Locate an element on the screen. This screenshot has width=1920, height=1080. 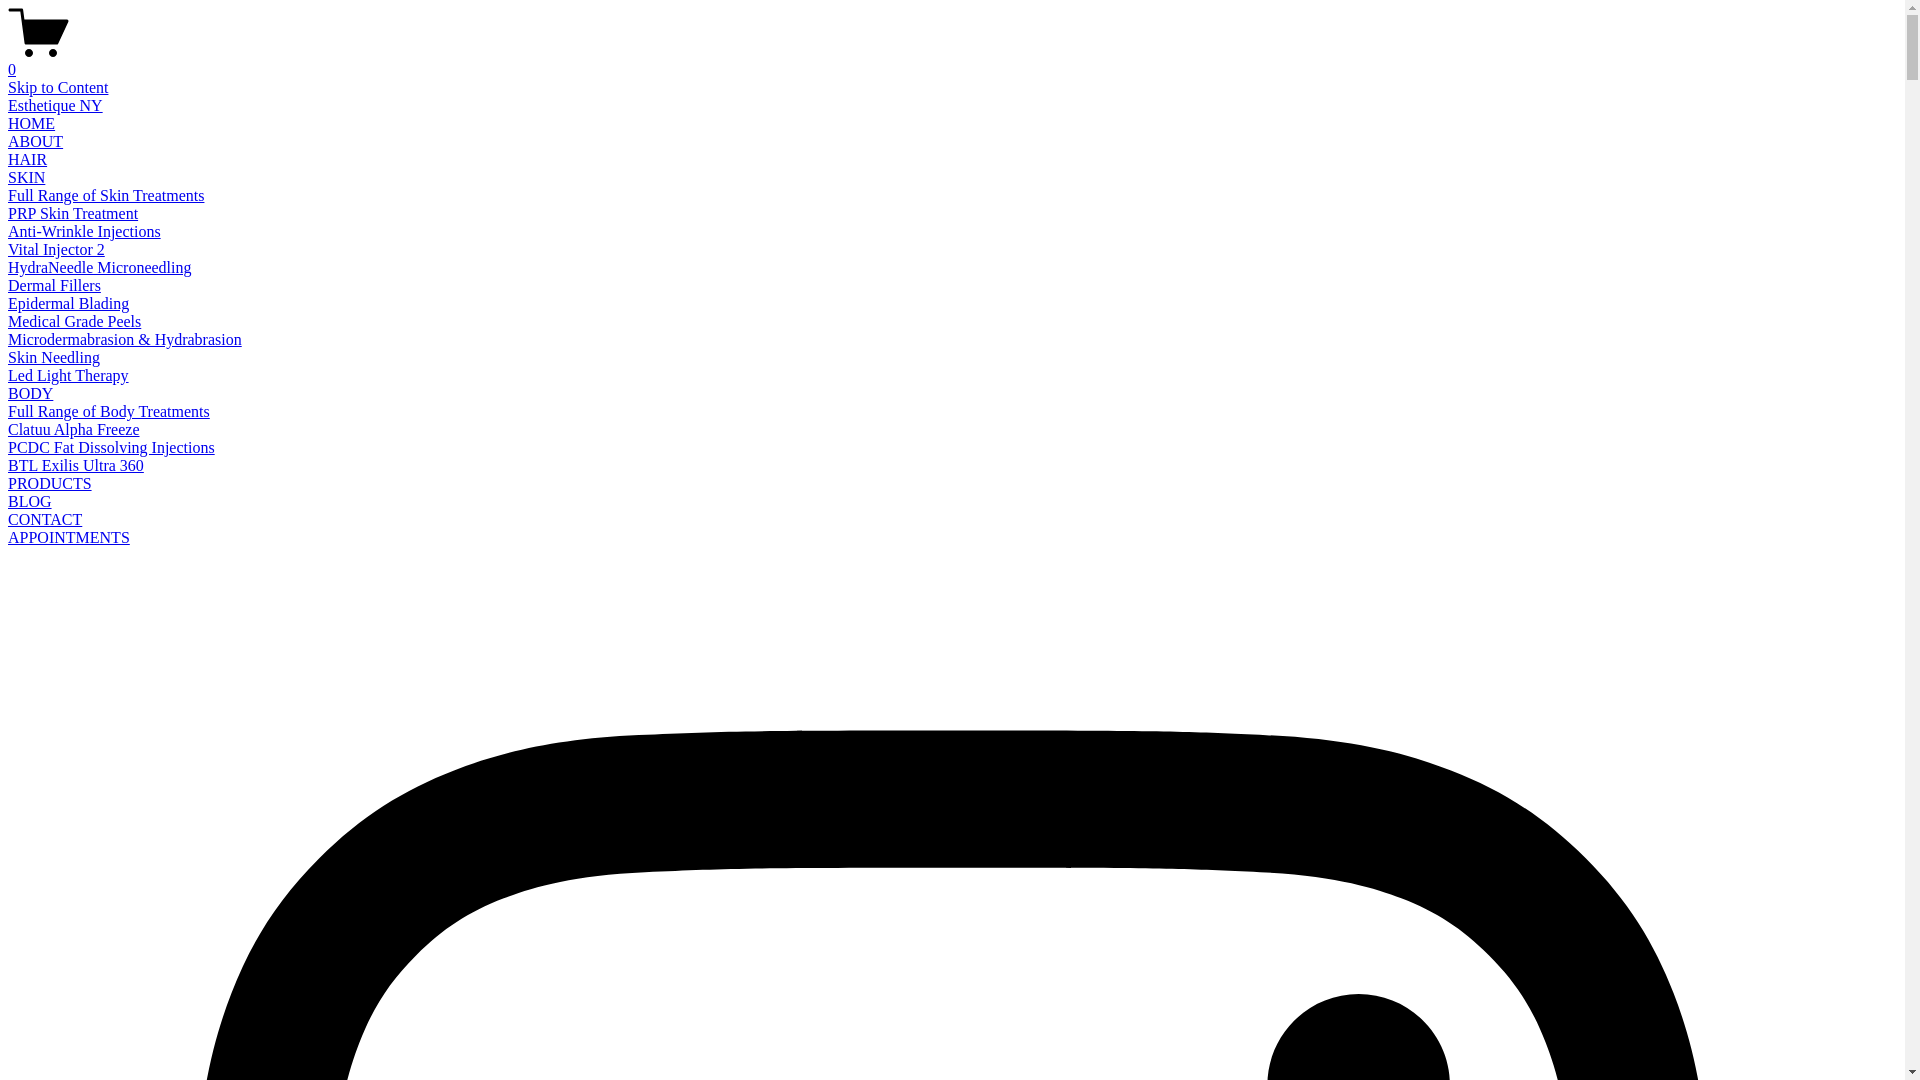
'Full Range of Body Treatments' is located at coordinates (108, 410).